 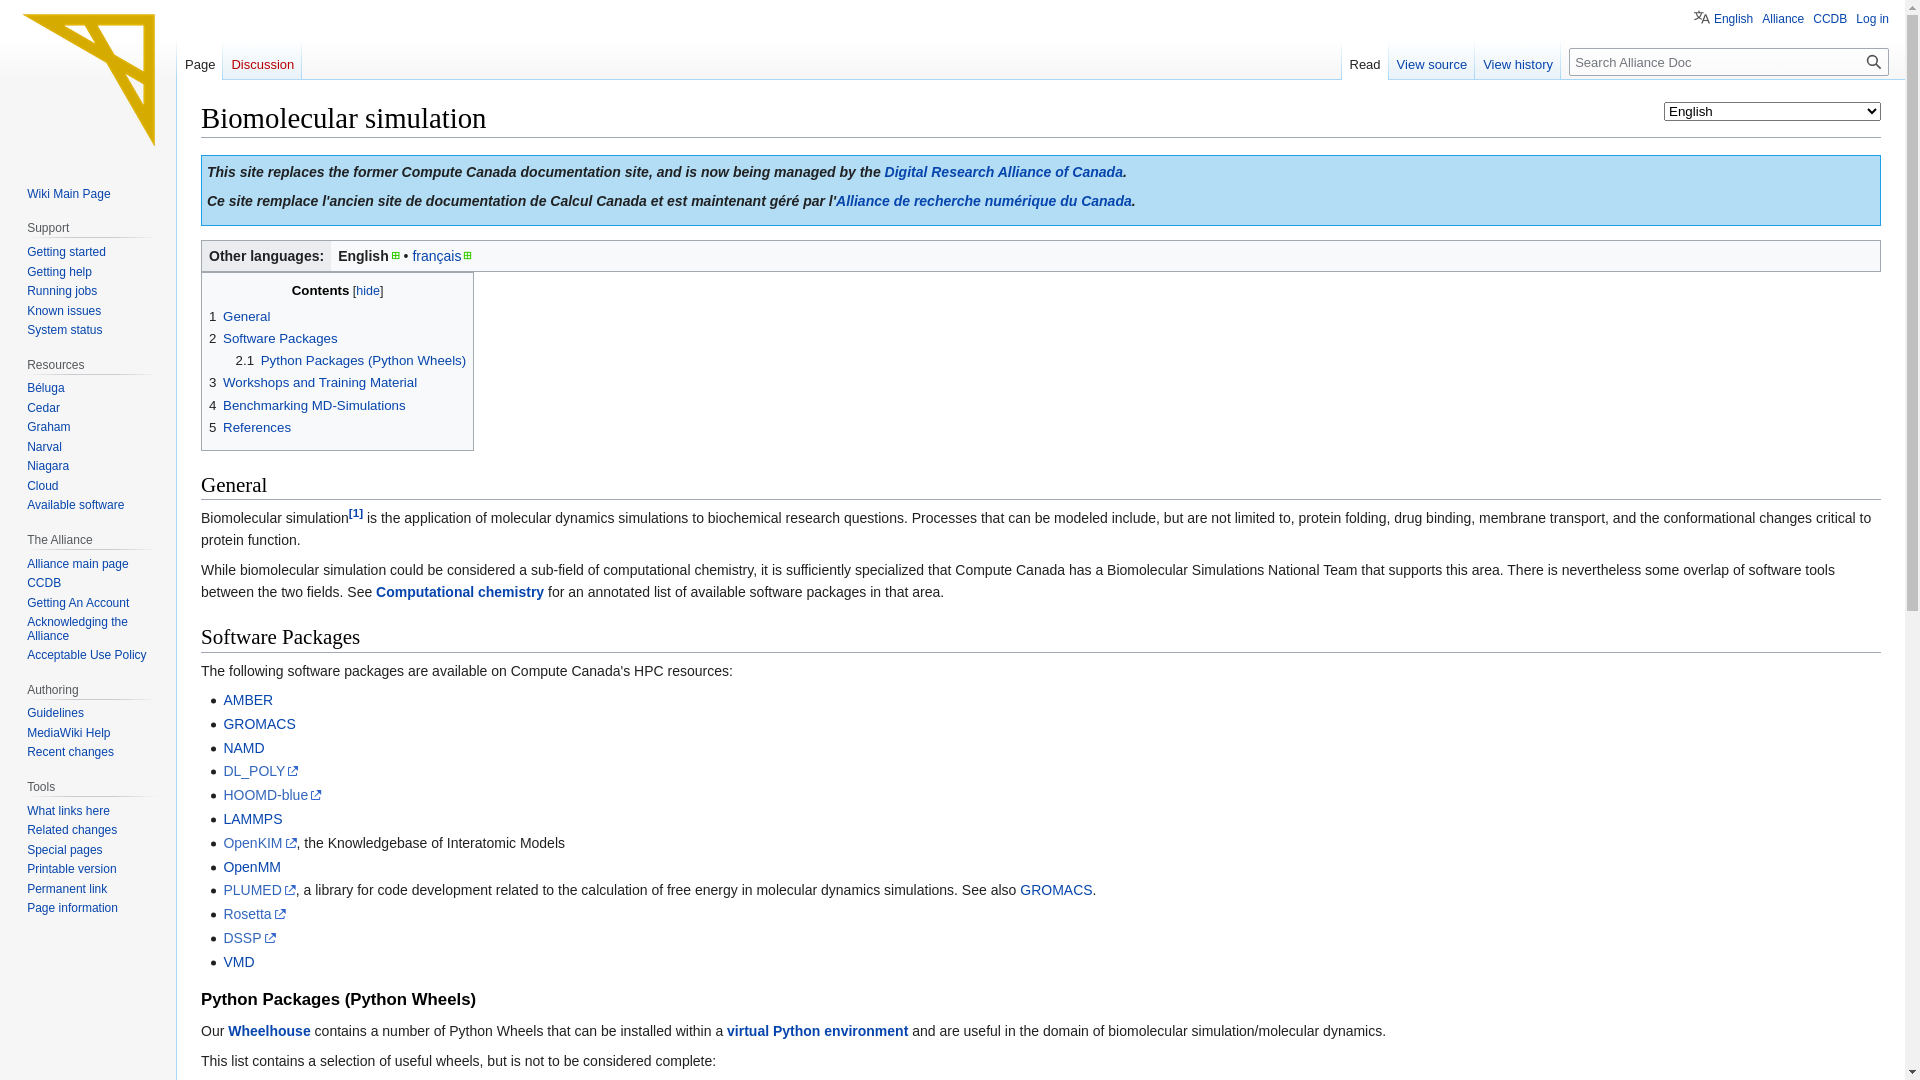 I want to click on 'Running jobs', so click(x=62, y=290).